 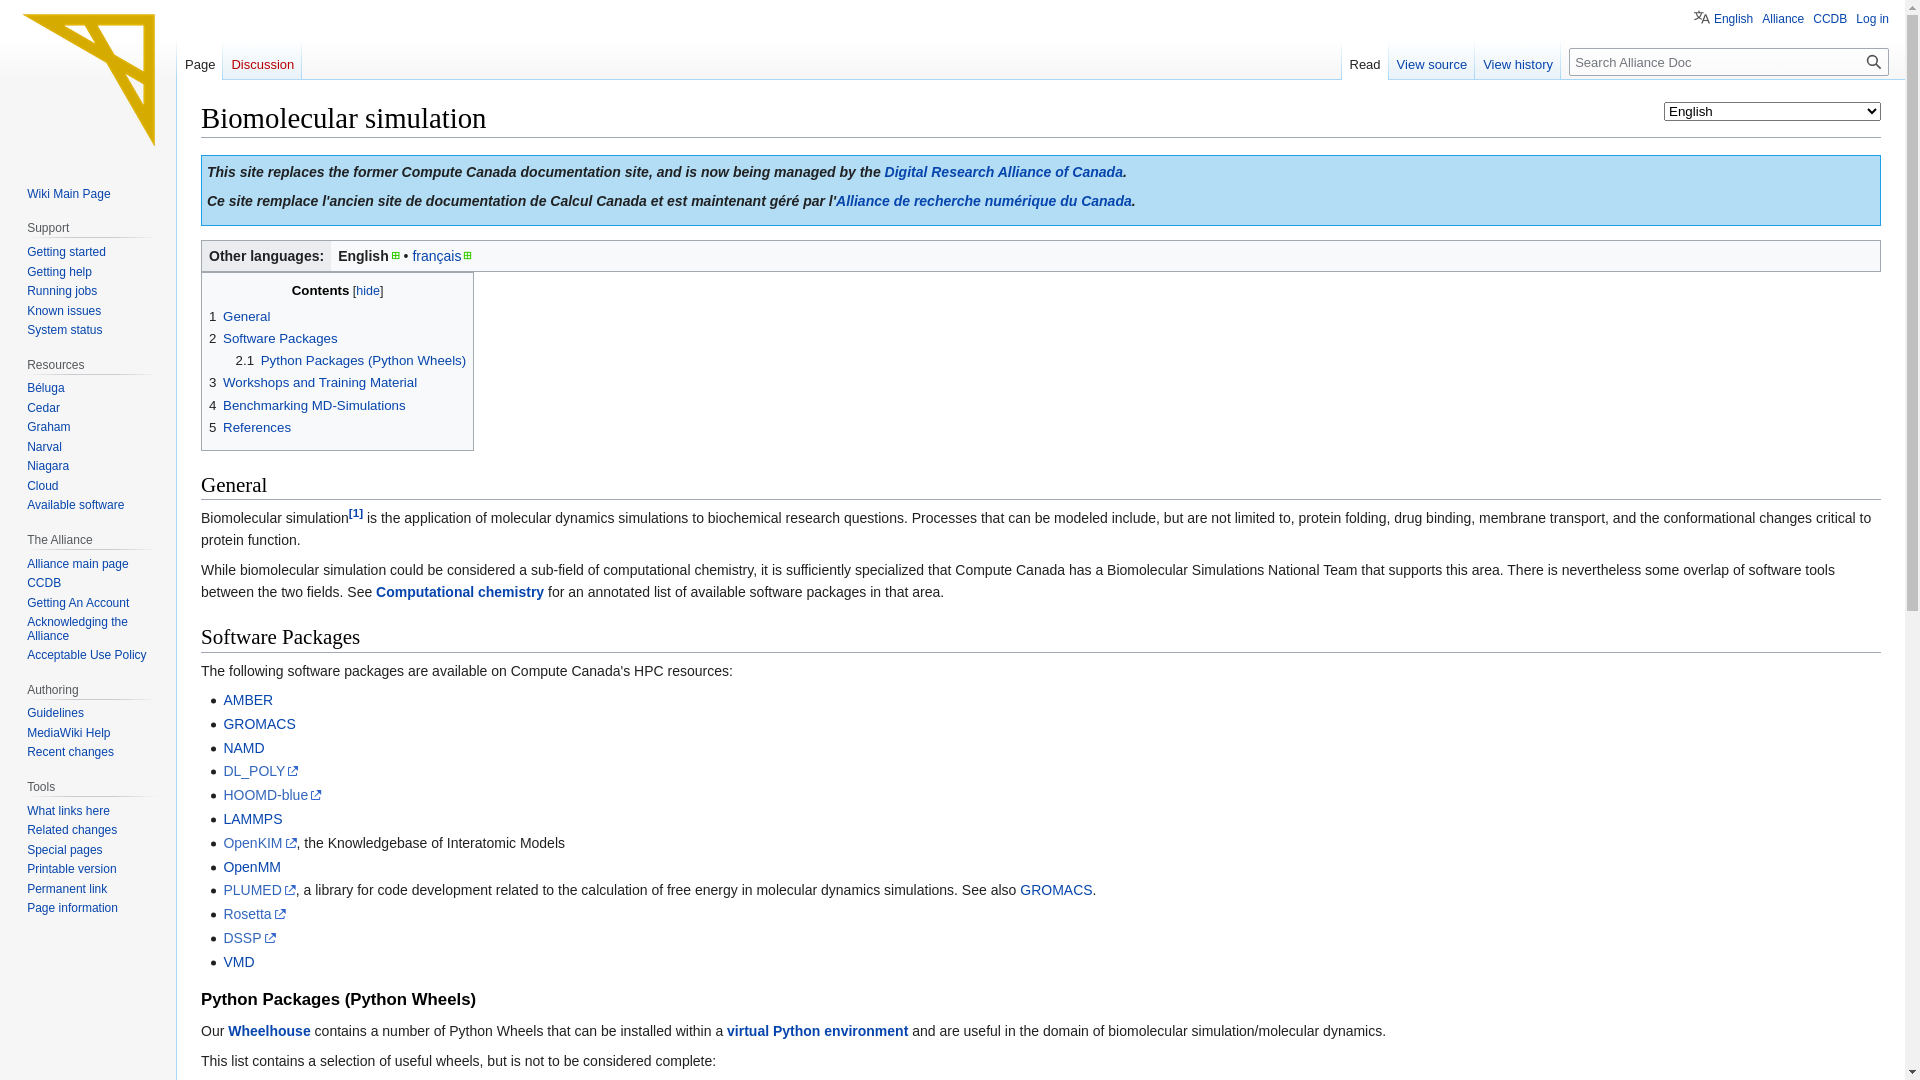 I want to click on 'Running jobs', so click(x=62, y=290).